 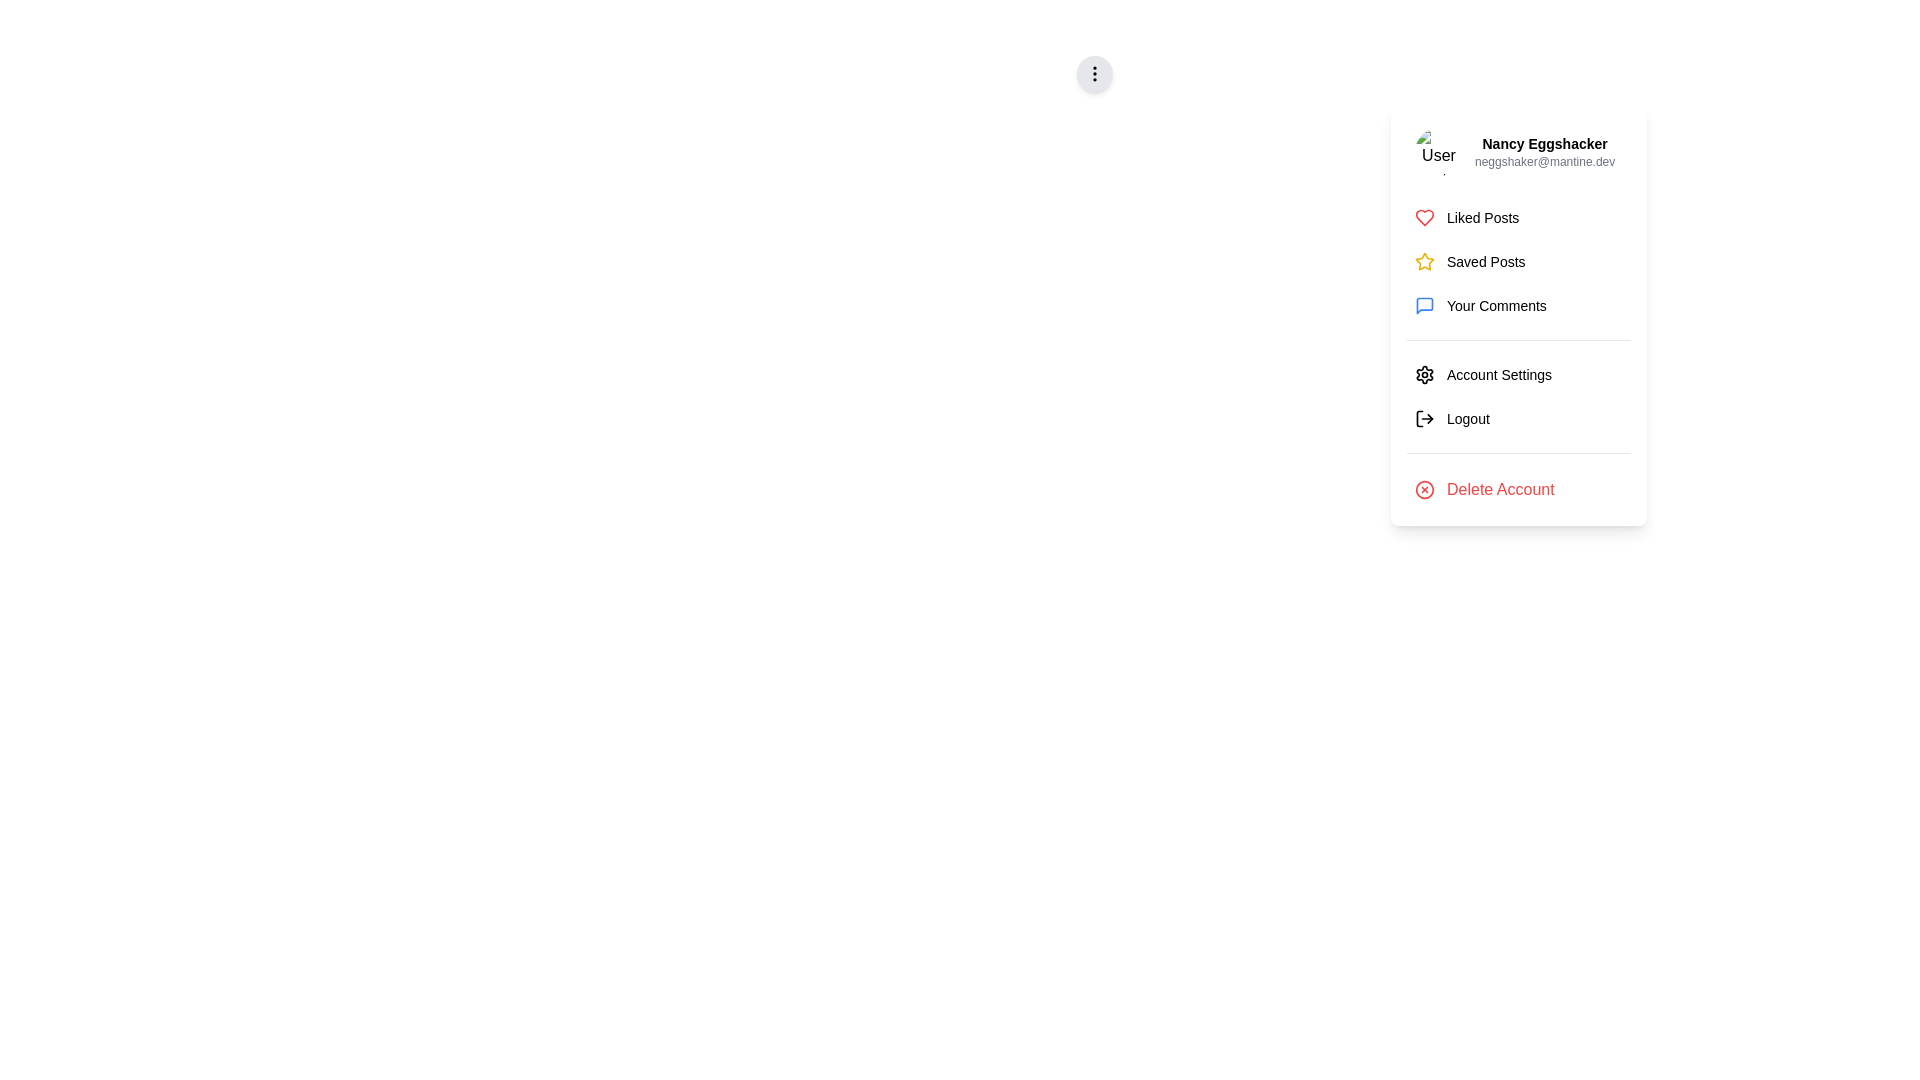 What do you see at coordinates (1518, 261) in the screenshot?
I see `the first entry 'Liked Posts' in the Interactive List that appears in the drop-down menu under profile details` at bounding box center [1518, 261].